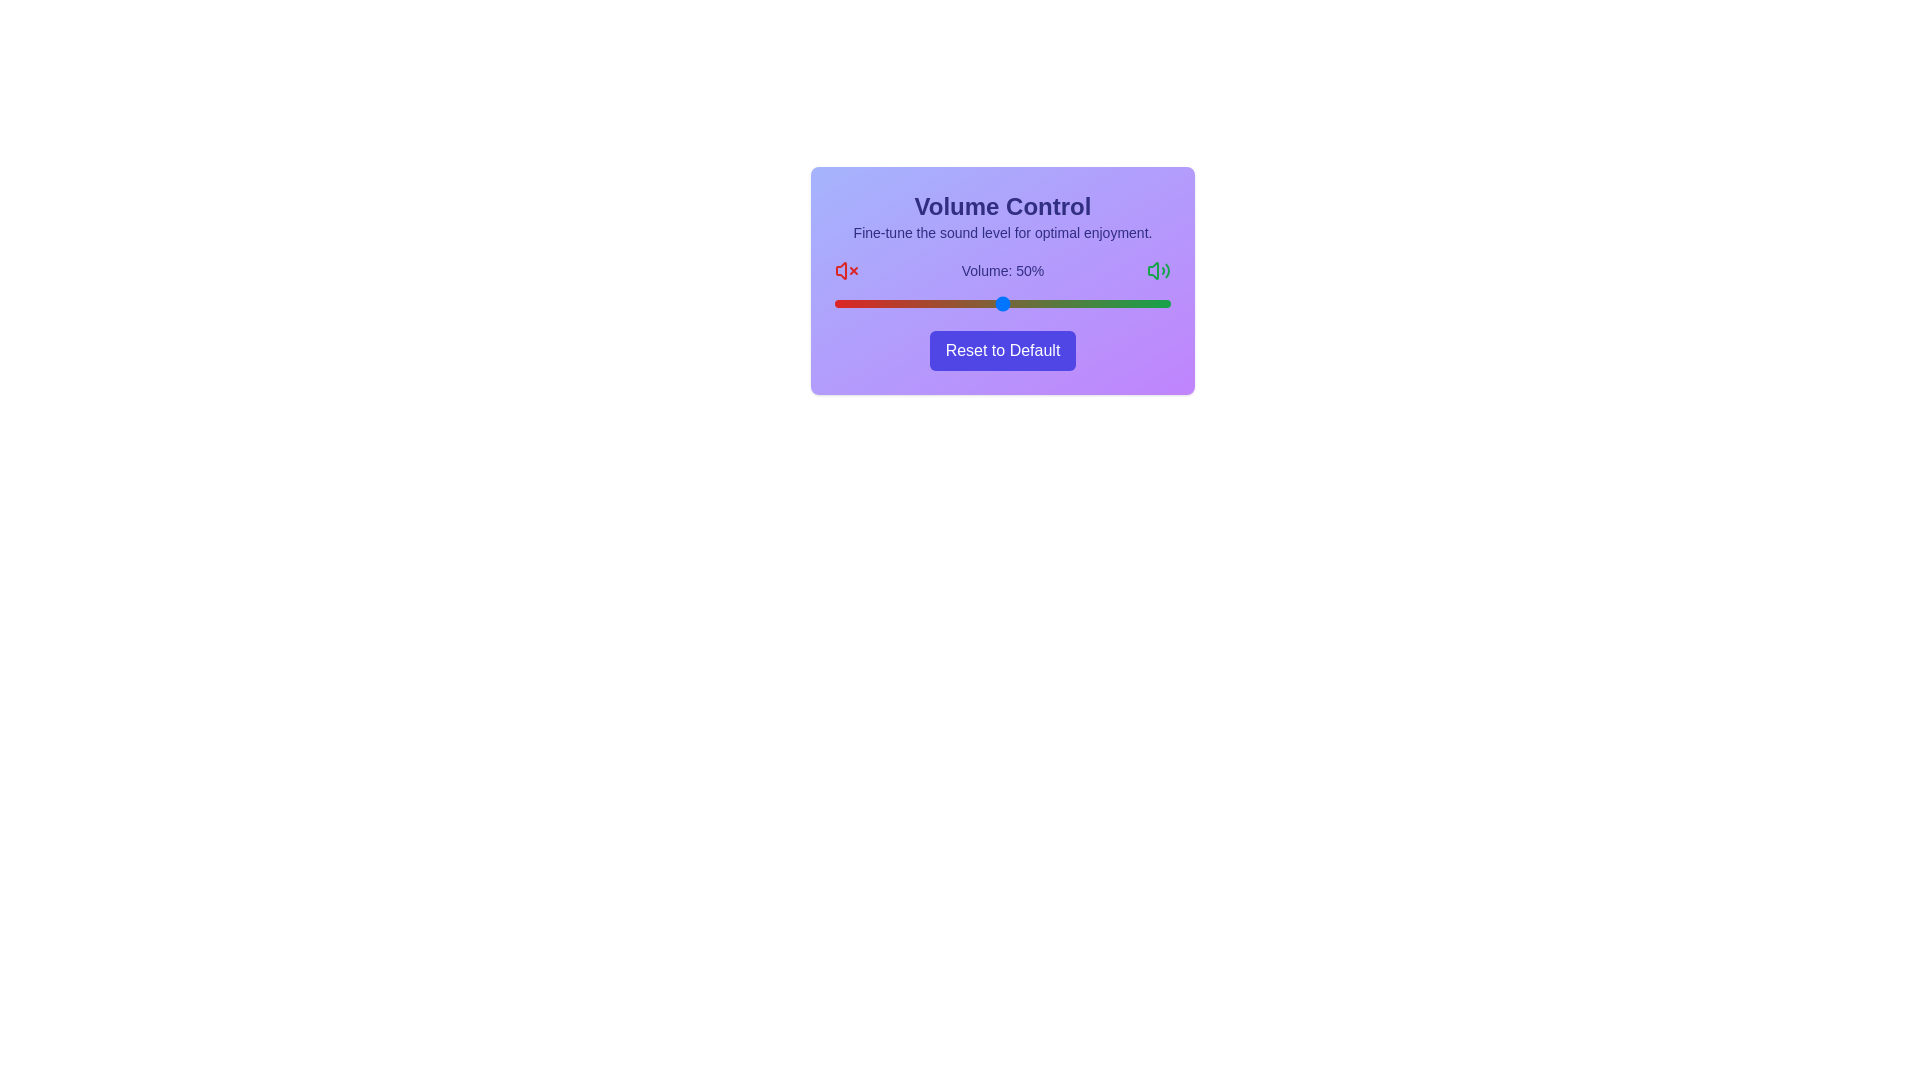 The height and width of the screenshot is (1080, 1920). I want to click on the volume slider to set the volume to 95%, so click(1154, 304).